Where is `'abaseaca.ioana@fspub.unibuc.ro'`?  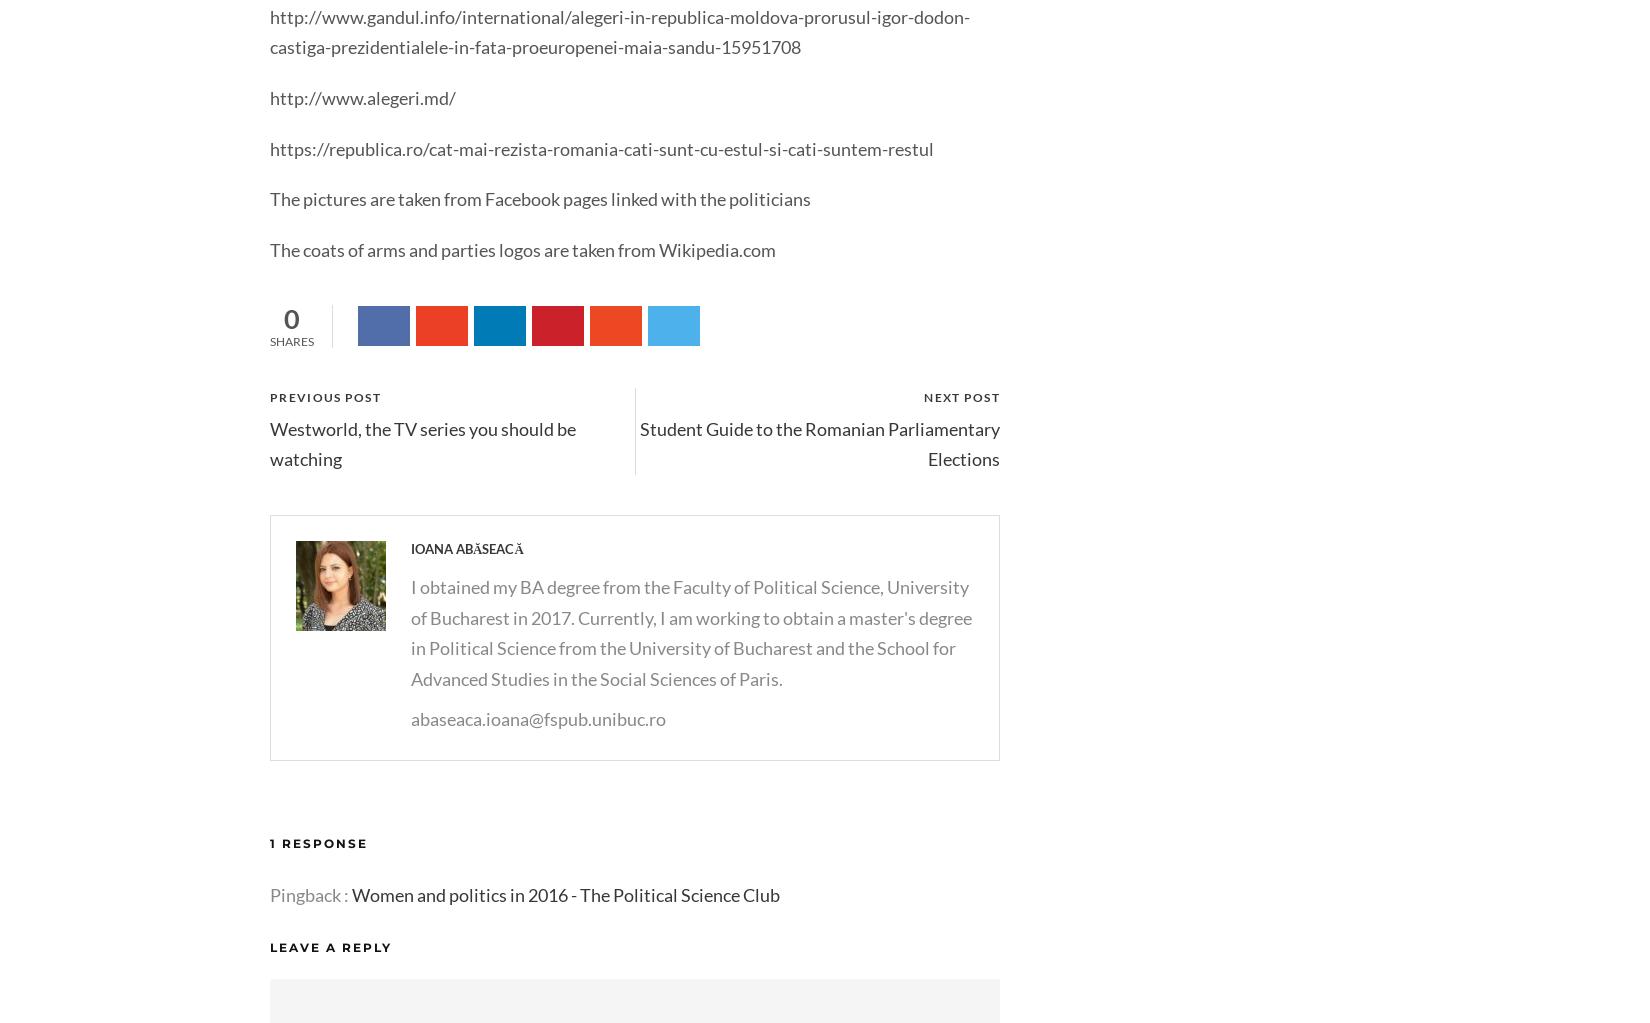 'abaseaca.ioana@fspub.unibuc.ro' is located at coordinates (537, 718).